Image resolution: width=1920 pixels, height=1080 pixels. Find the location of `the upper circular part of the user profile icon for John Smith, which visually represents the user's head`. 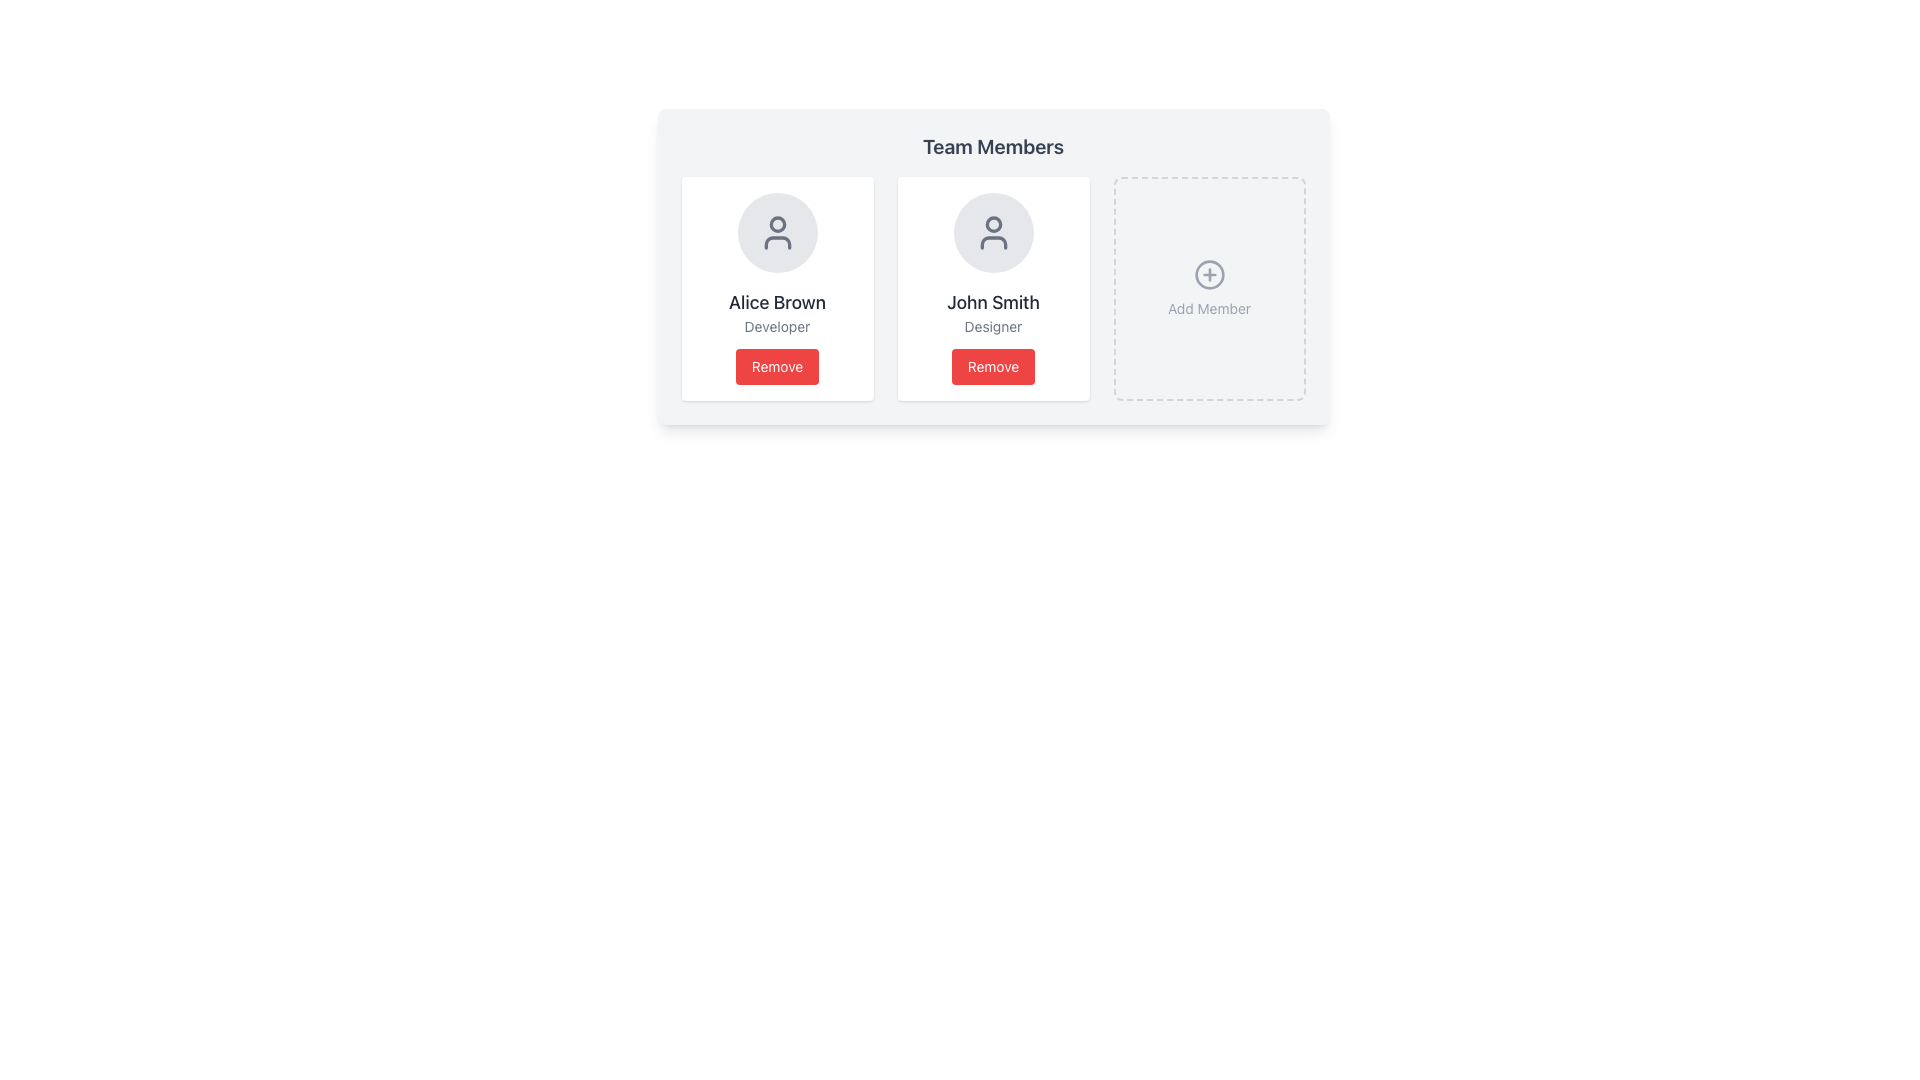

the upper circular part of the user profile icon for John Smith, which visually represents the user's head is located at coordinates (993, 224).